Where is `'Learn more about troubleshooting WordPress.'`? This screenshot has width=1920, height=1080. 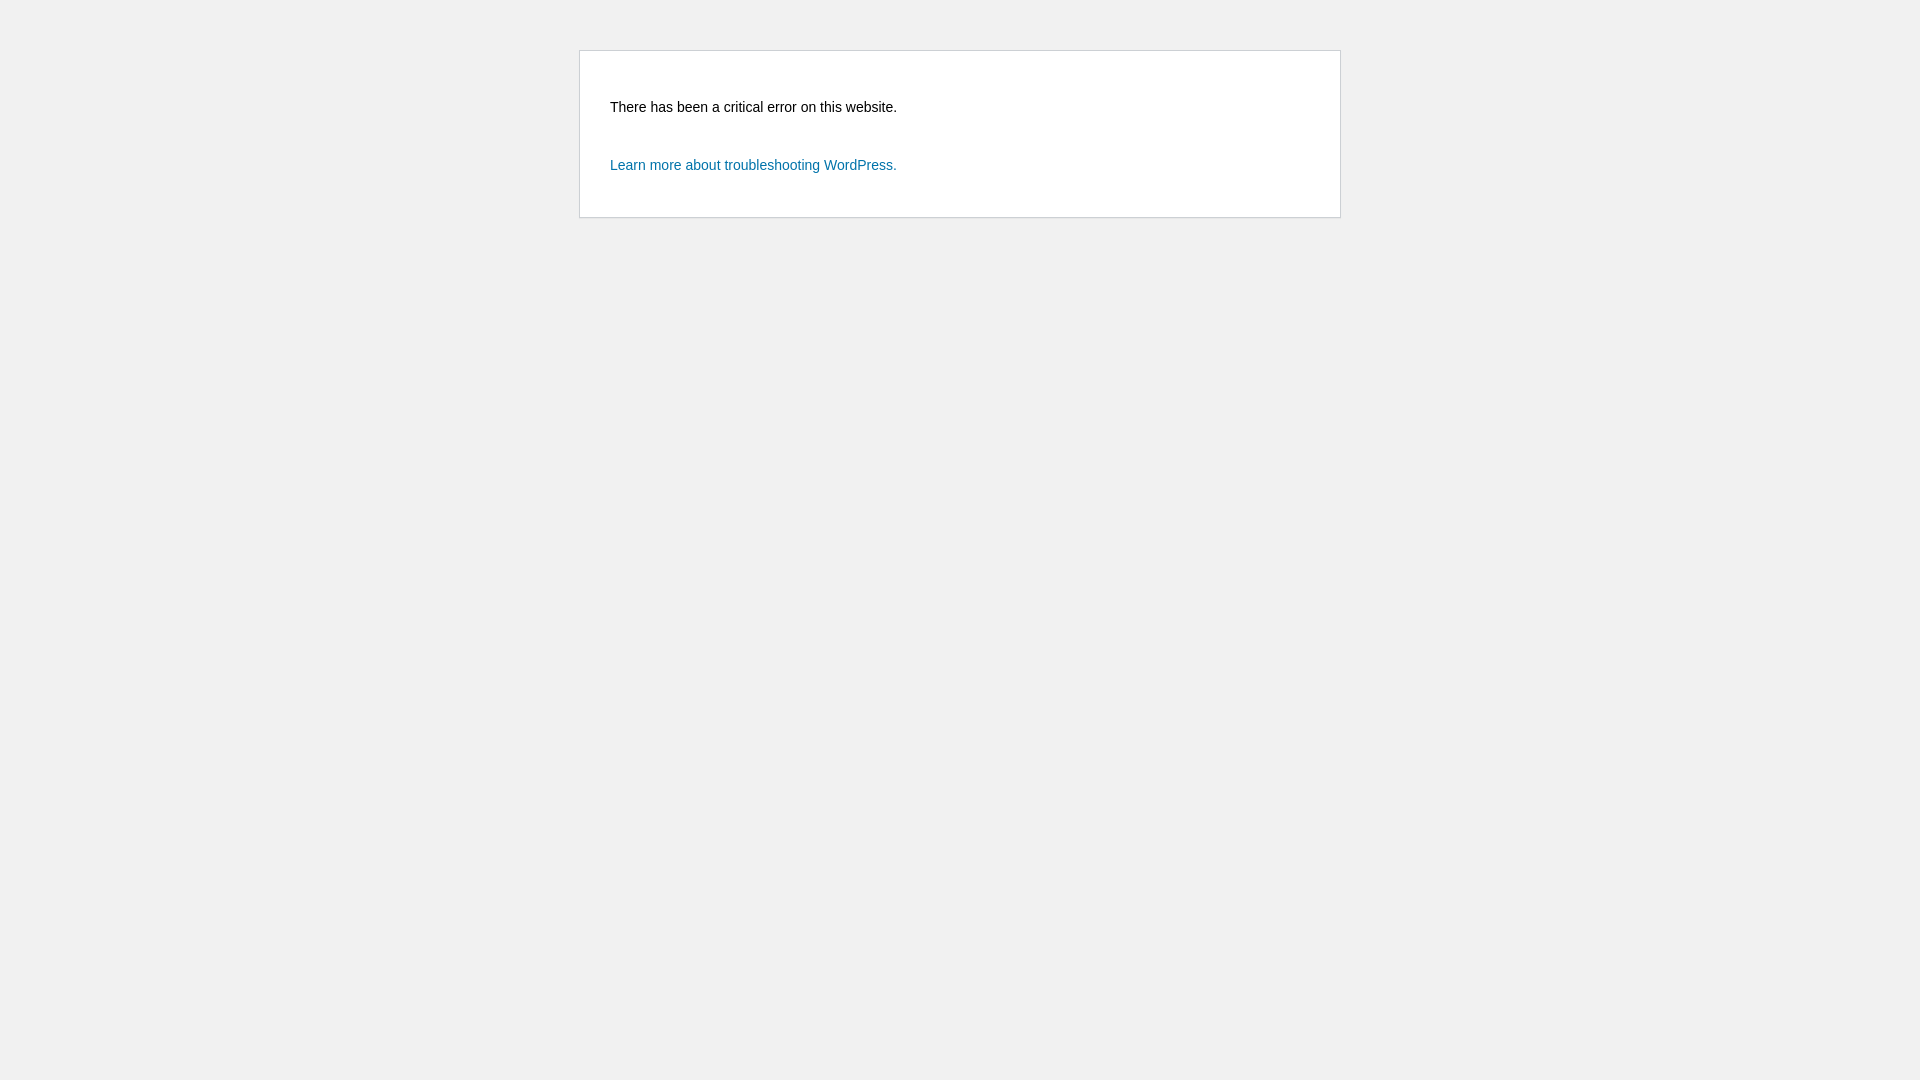 'Learn more about troubleshooting WordPress.' is located at coordinates (752, 164).